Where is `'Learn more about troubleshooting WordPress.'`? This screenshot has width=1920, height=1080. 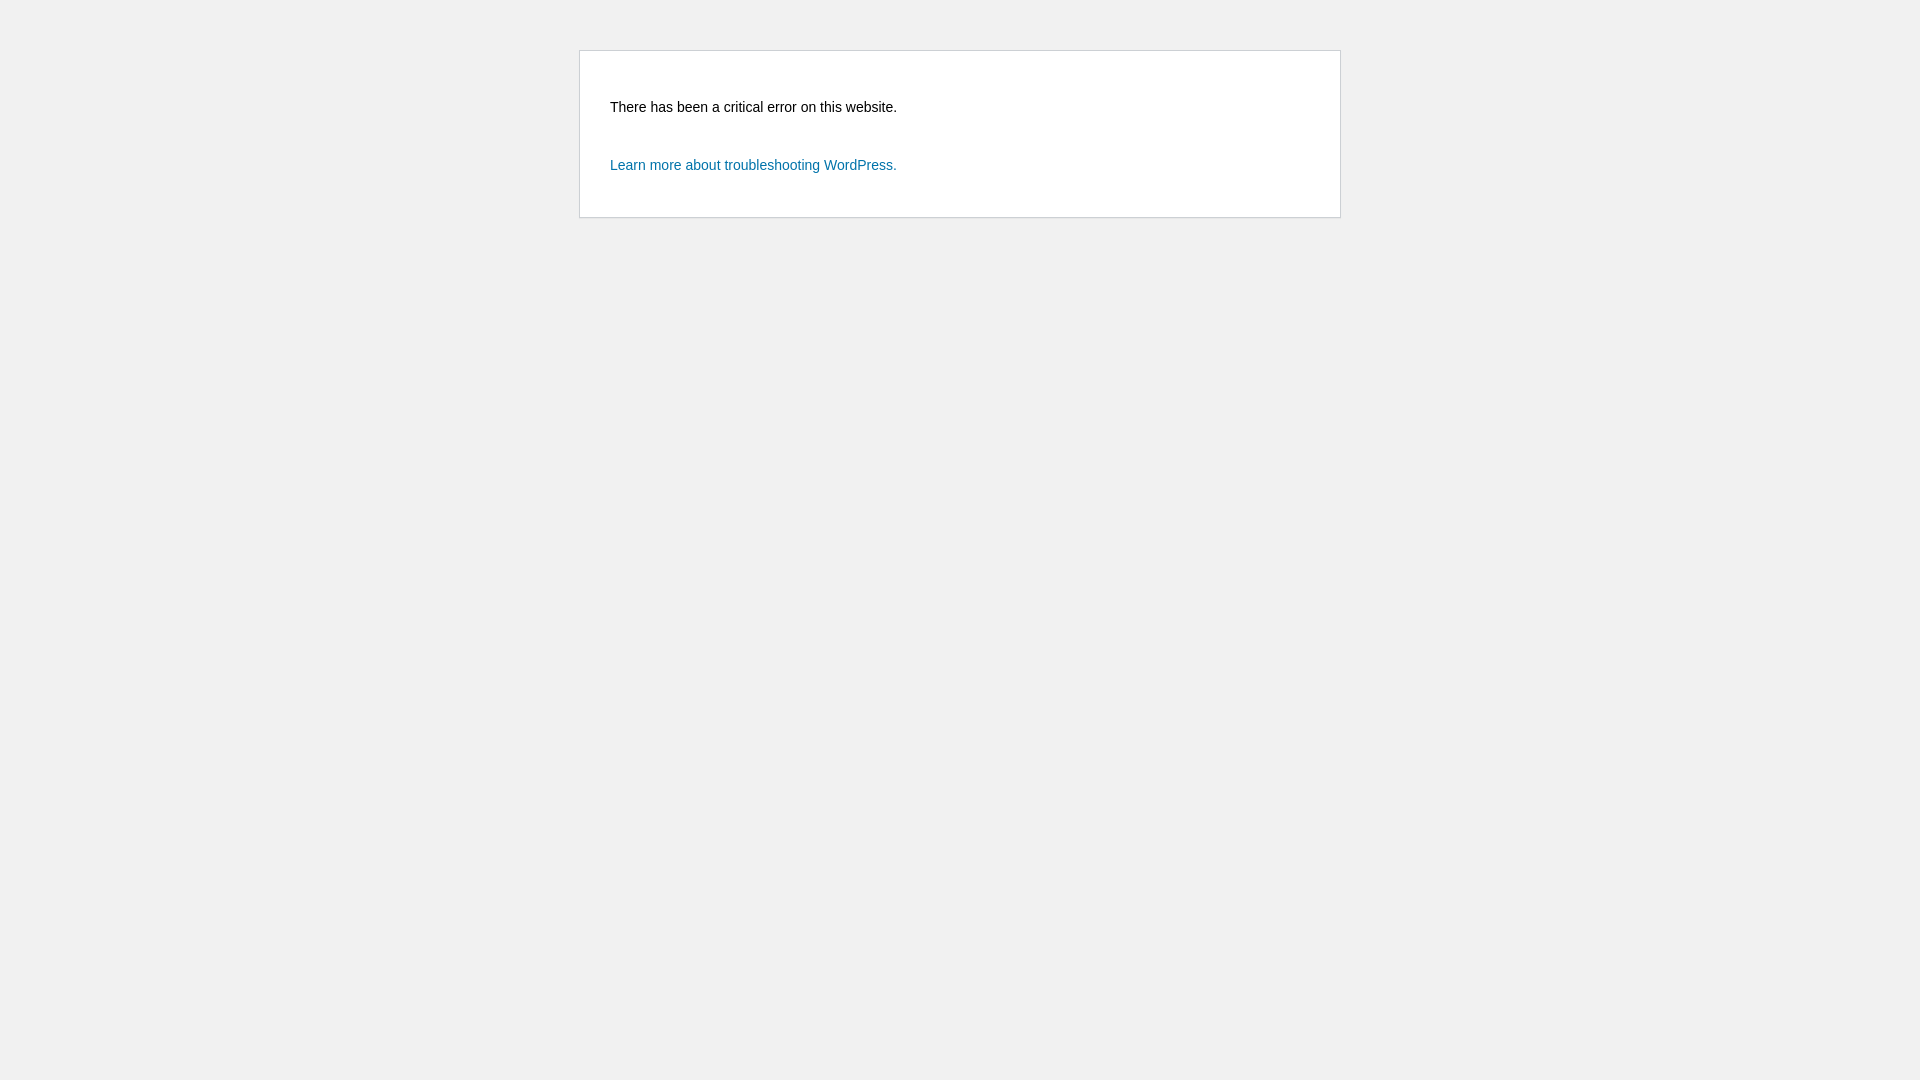 'Learn more about troubleshooting WordPress.' is located at coordinates (752, 164).